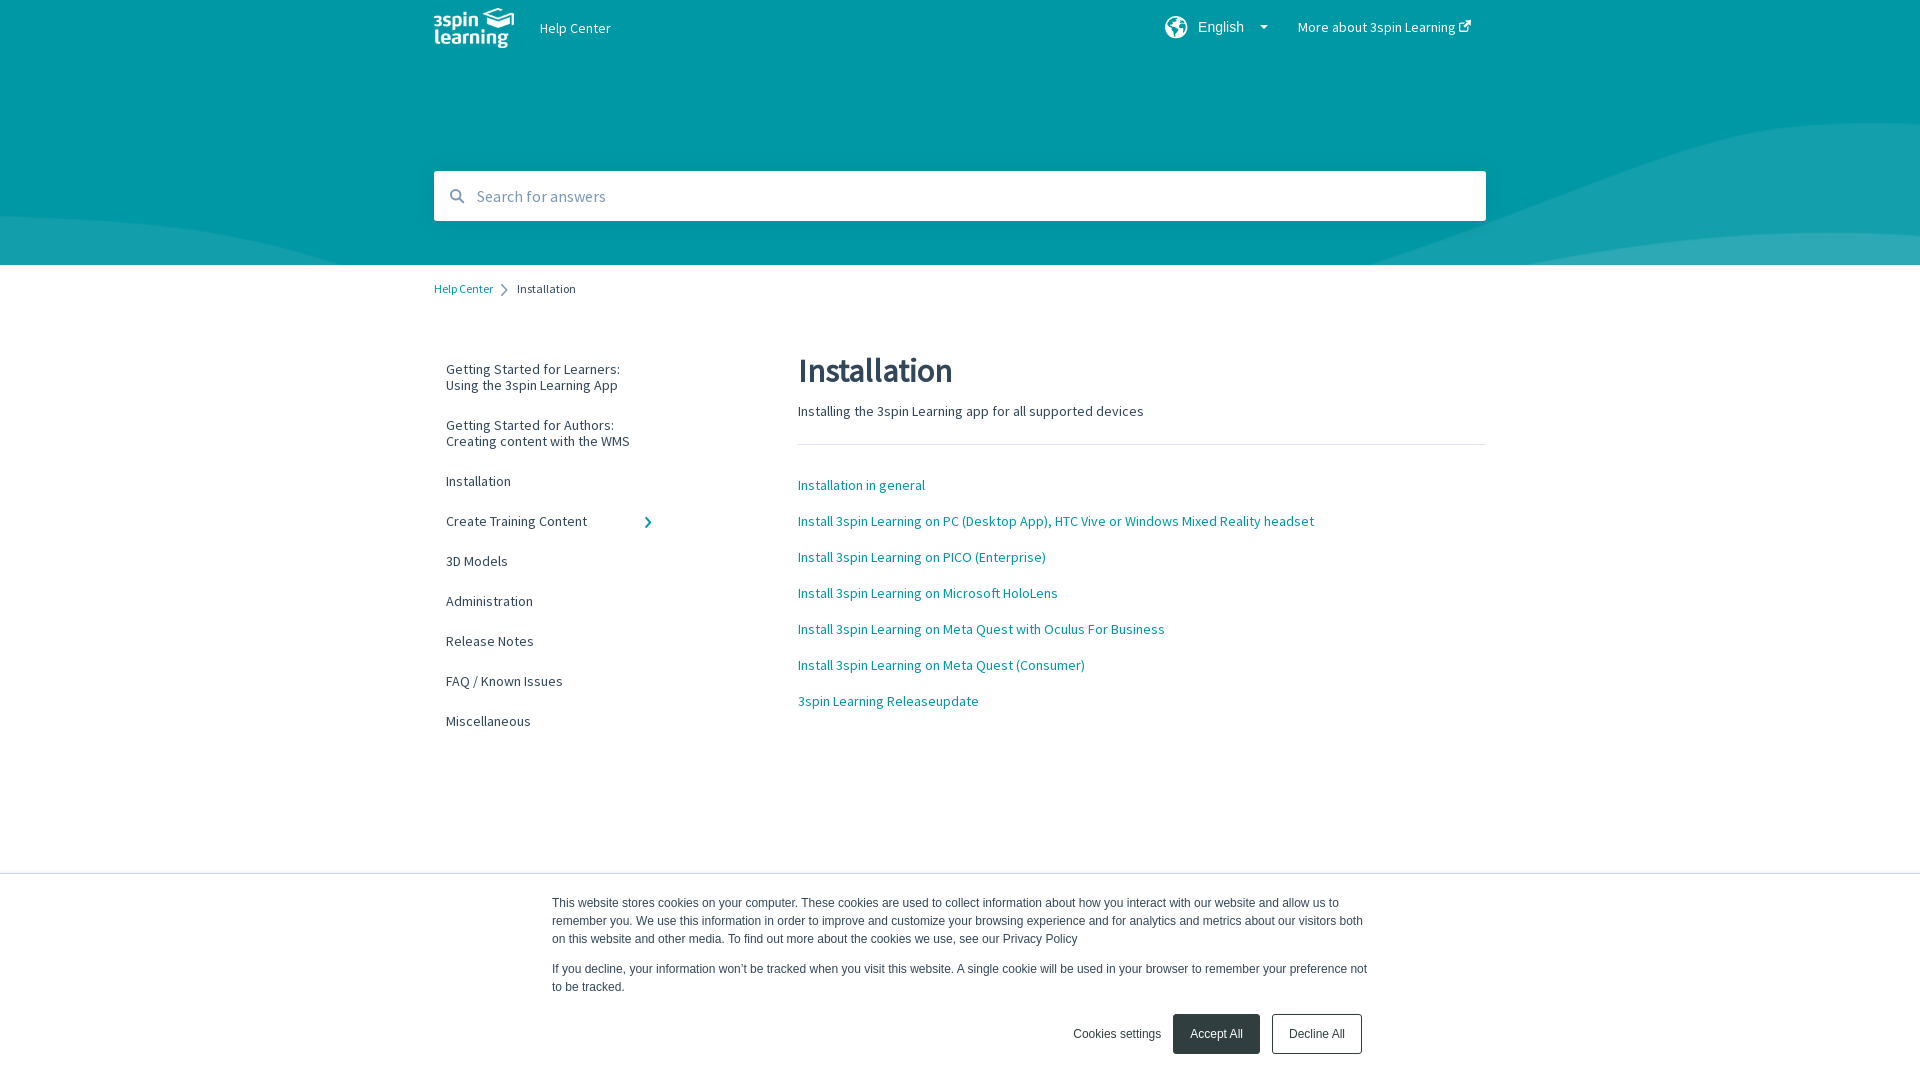 The height and width of the screenshot is (1080, 1920). Describe the element at coordinates (553, 640) in the screenshot. I see `'Release Notes'` at that location.